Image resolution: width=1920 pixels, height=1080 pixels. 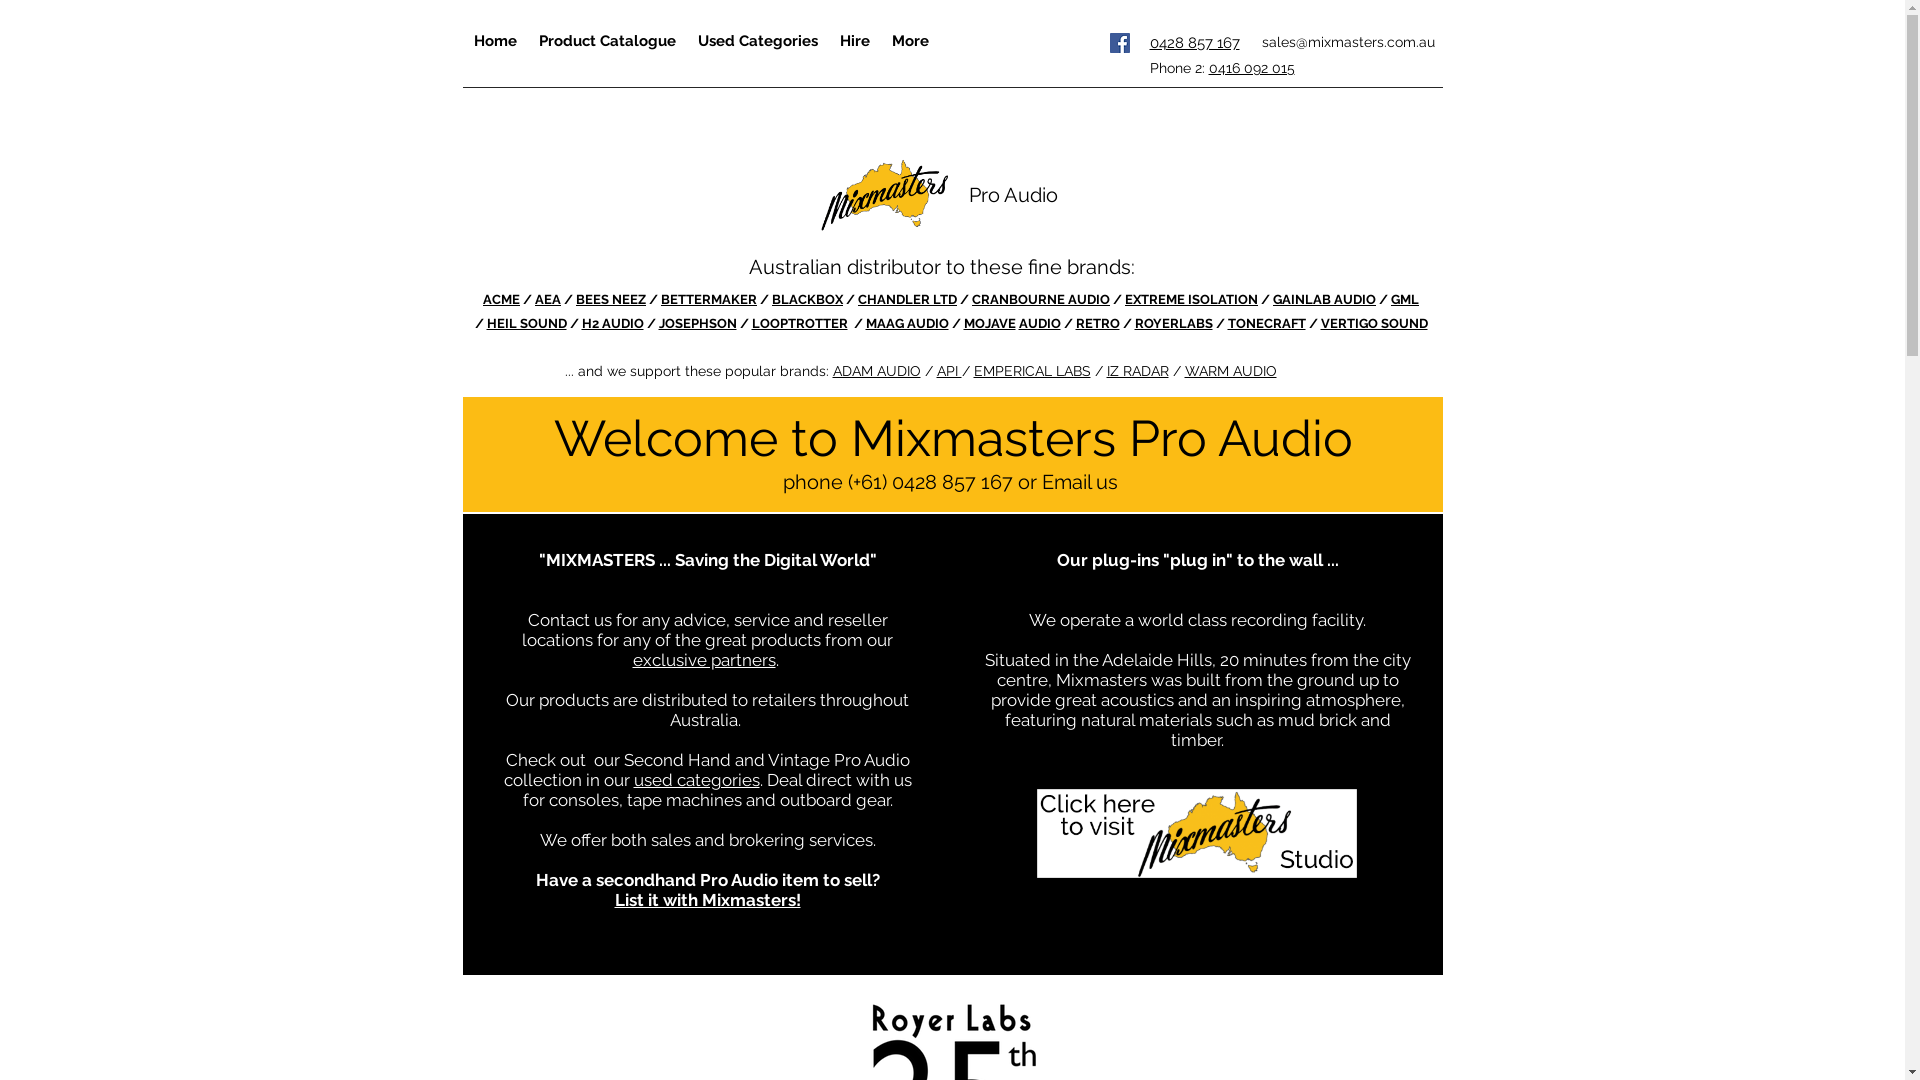 What do you see at coordinates (533, 322) in the screenshot?
I see `'HEIL SOUND / '` at bounding box center [533, 322].